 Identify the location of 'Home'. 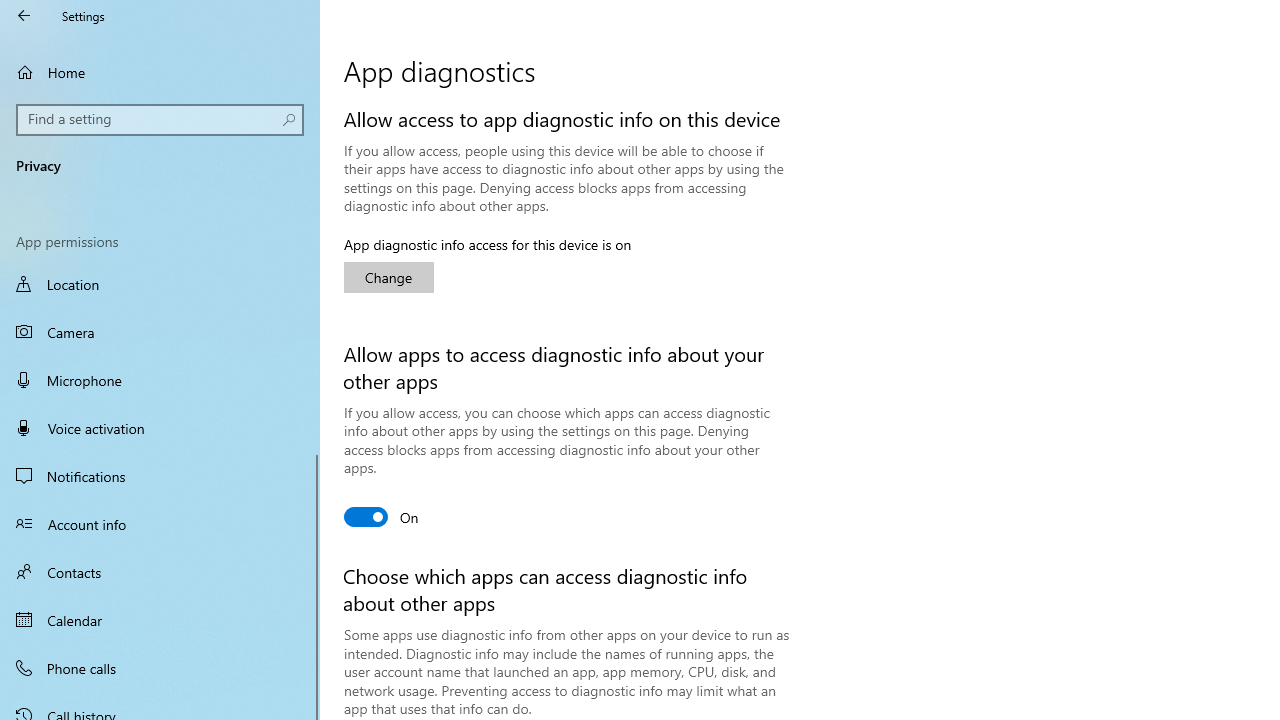
(160, 71).